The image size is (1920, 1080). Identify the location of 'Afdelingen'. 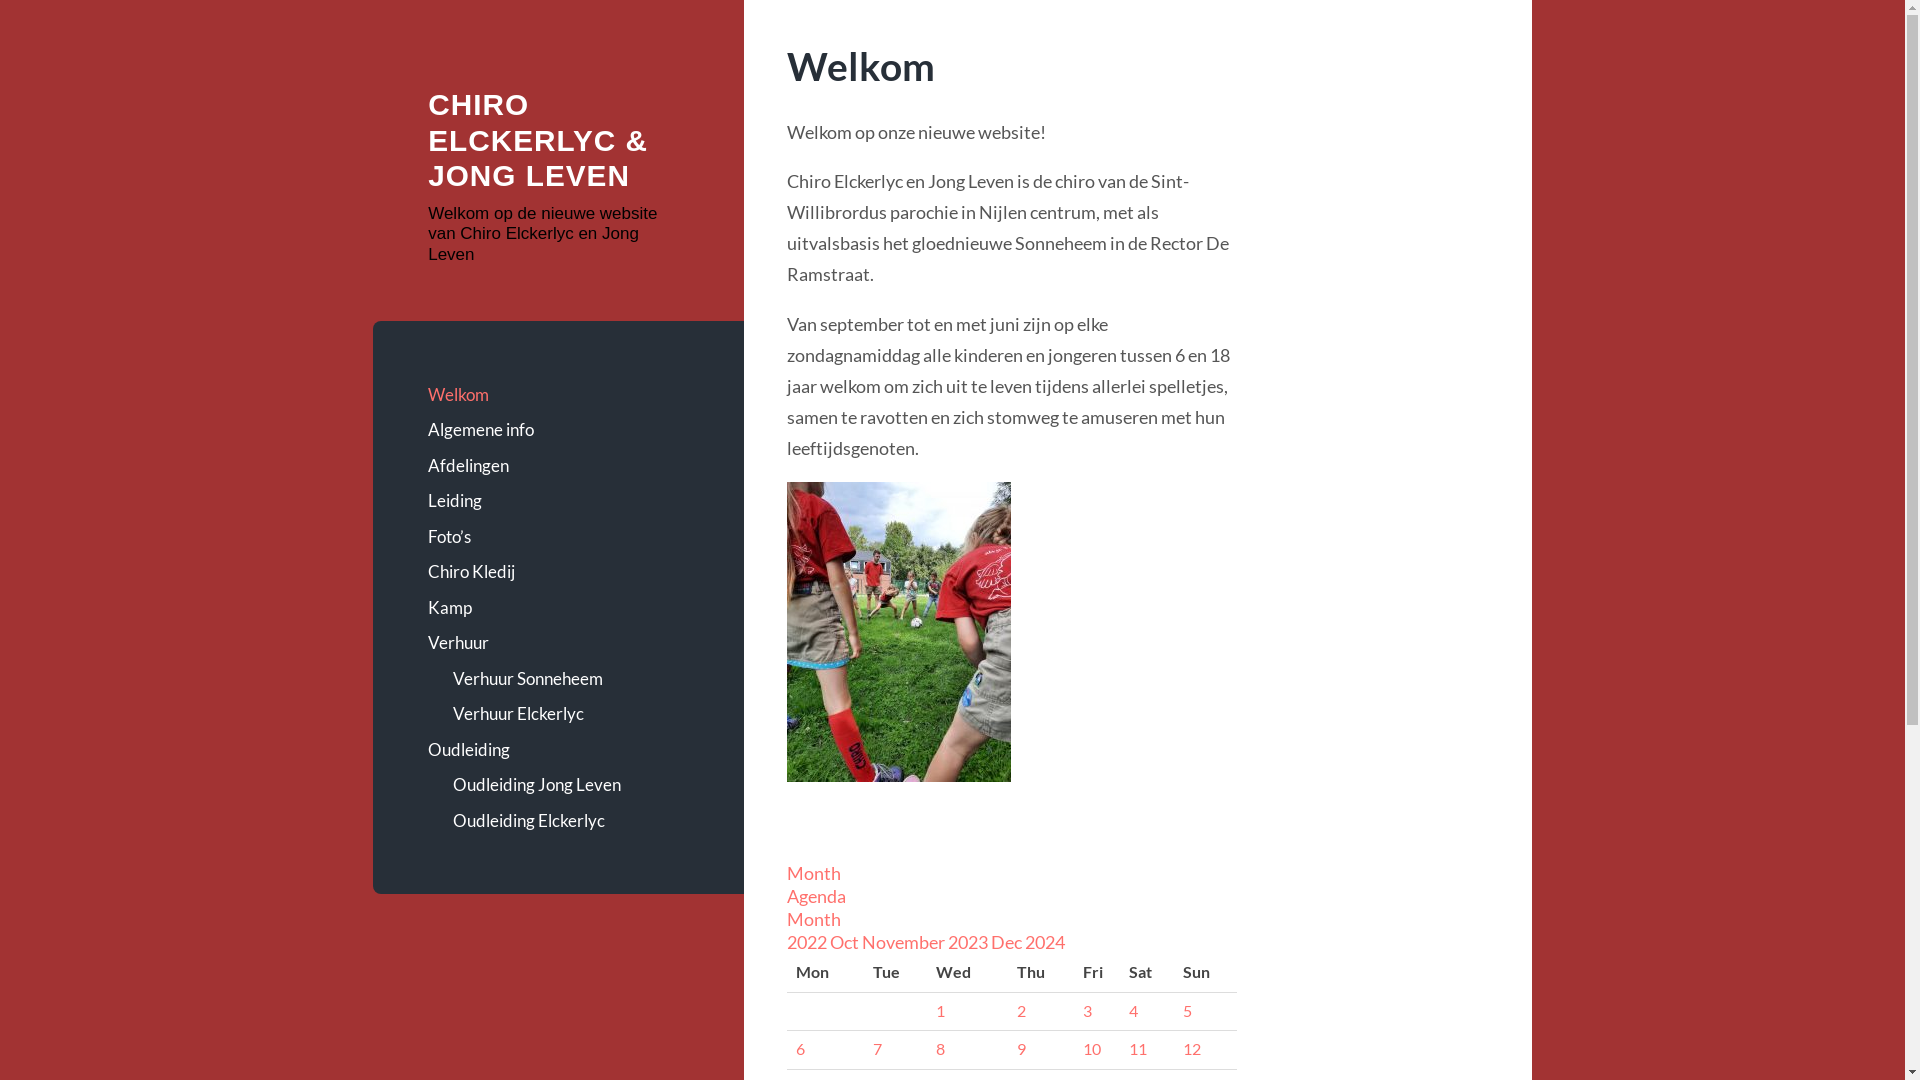
(557, 466).